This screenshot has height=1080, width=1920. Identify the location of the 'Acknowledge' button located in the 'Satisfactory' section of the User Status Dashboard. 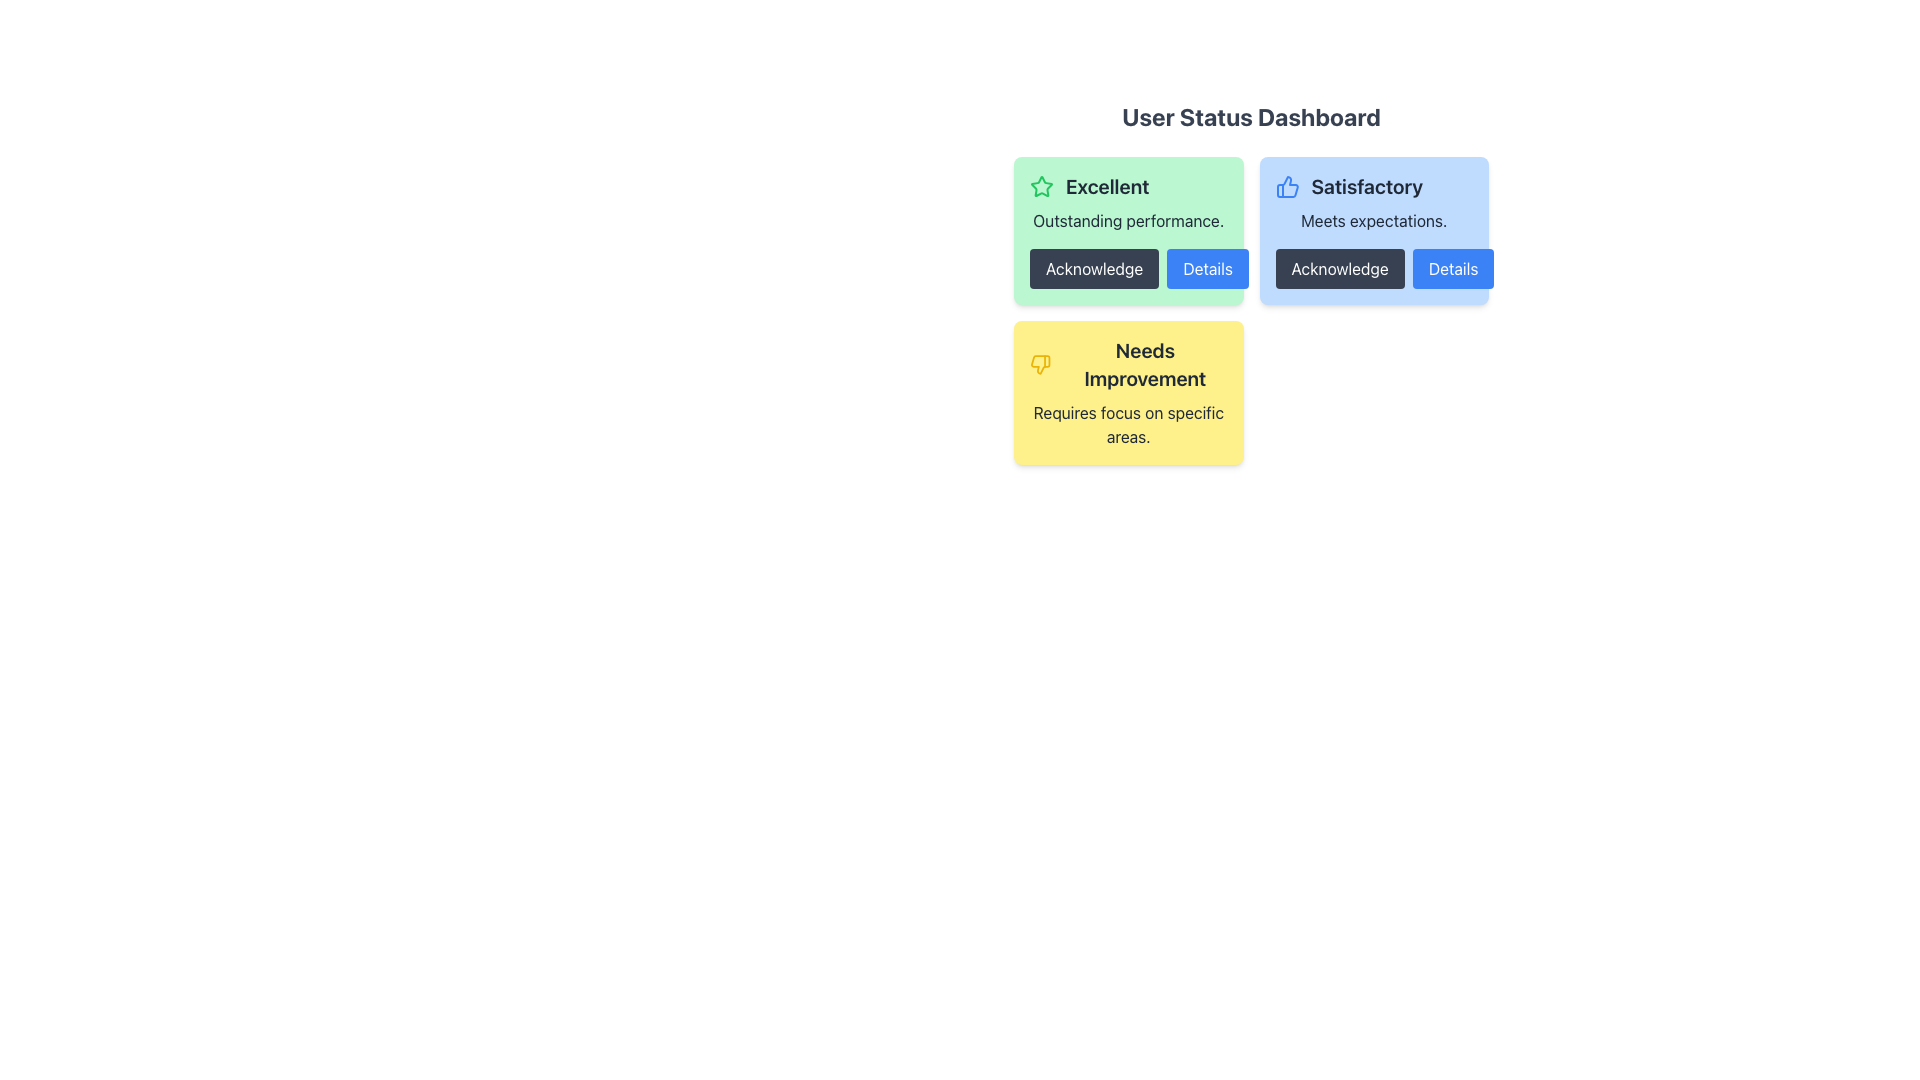
(1373, 268).